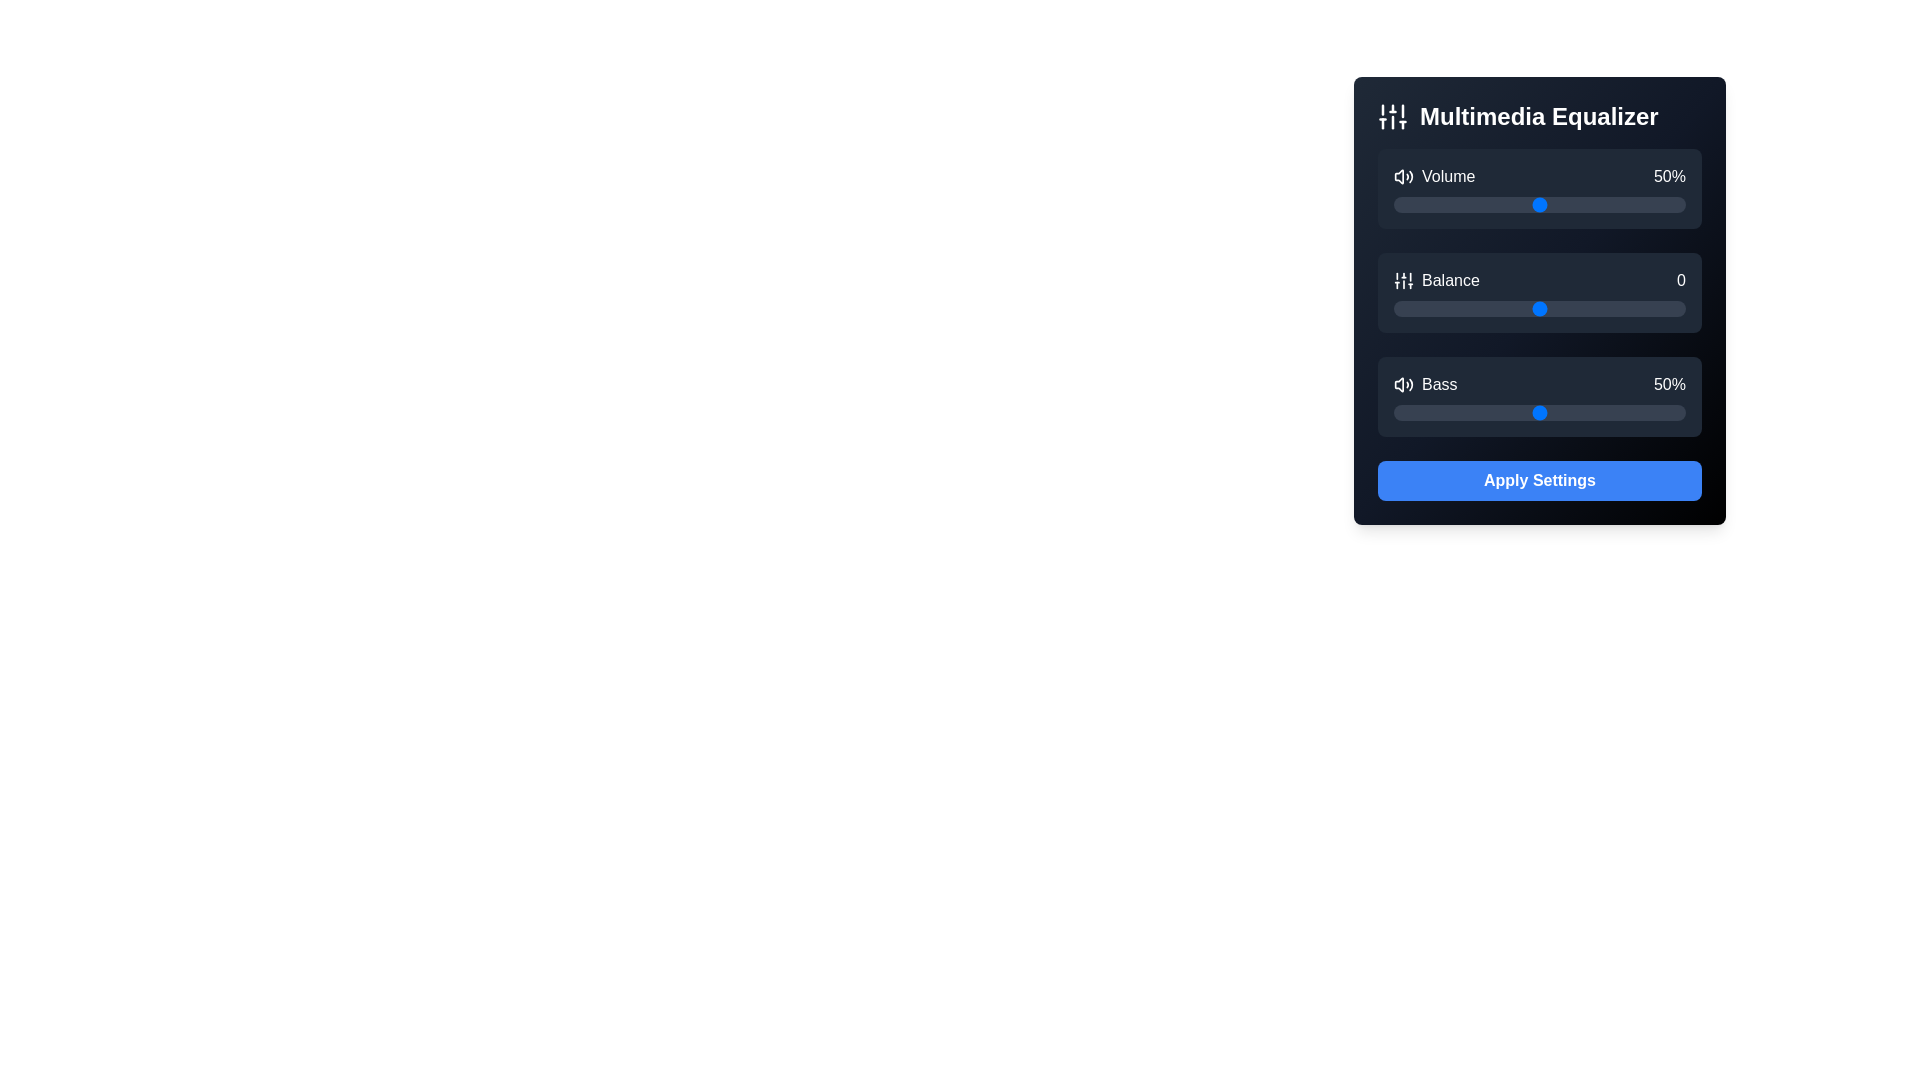 This screenshot has height=1080, width=1920. Describe the element at coordinates (1539, 204) in the screenshot. I see `the volume level` at that location.